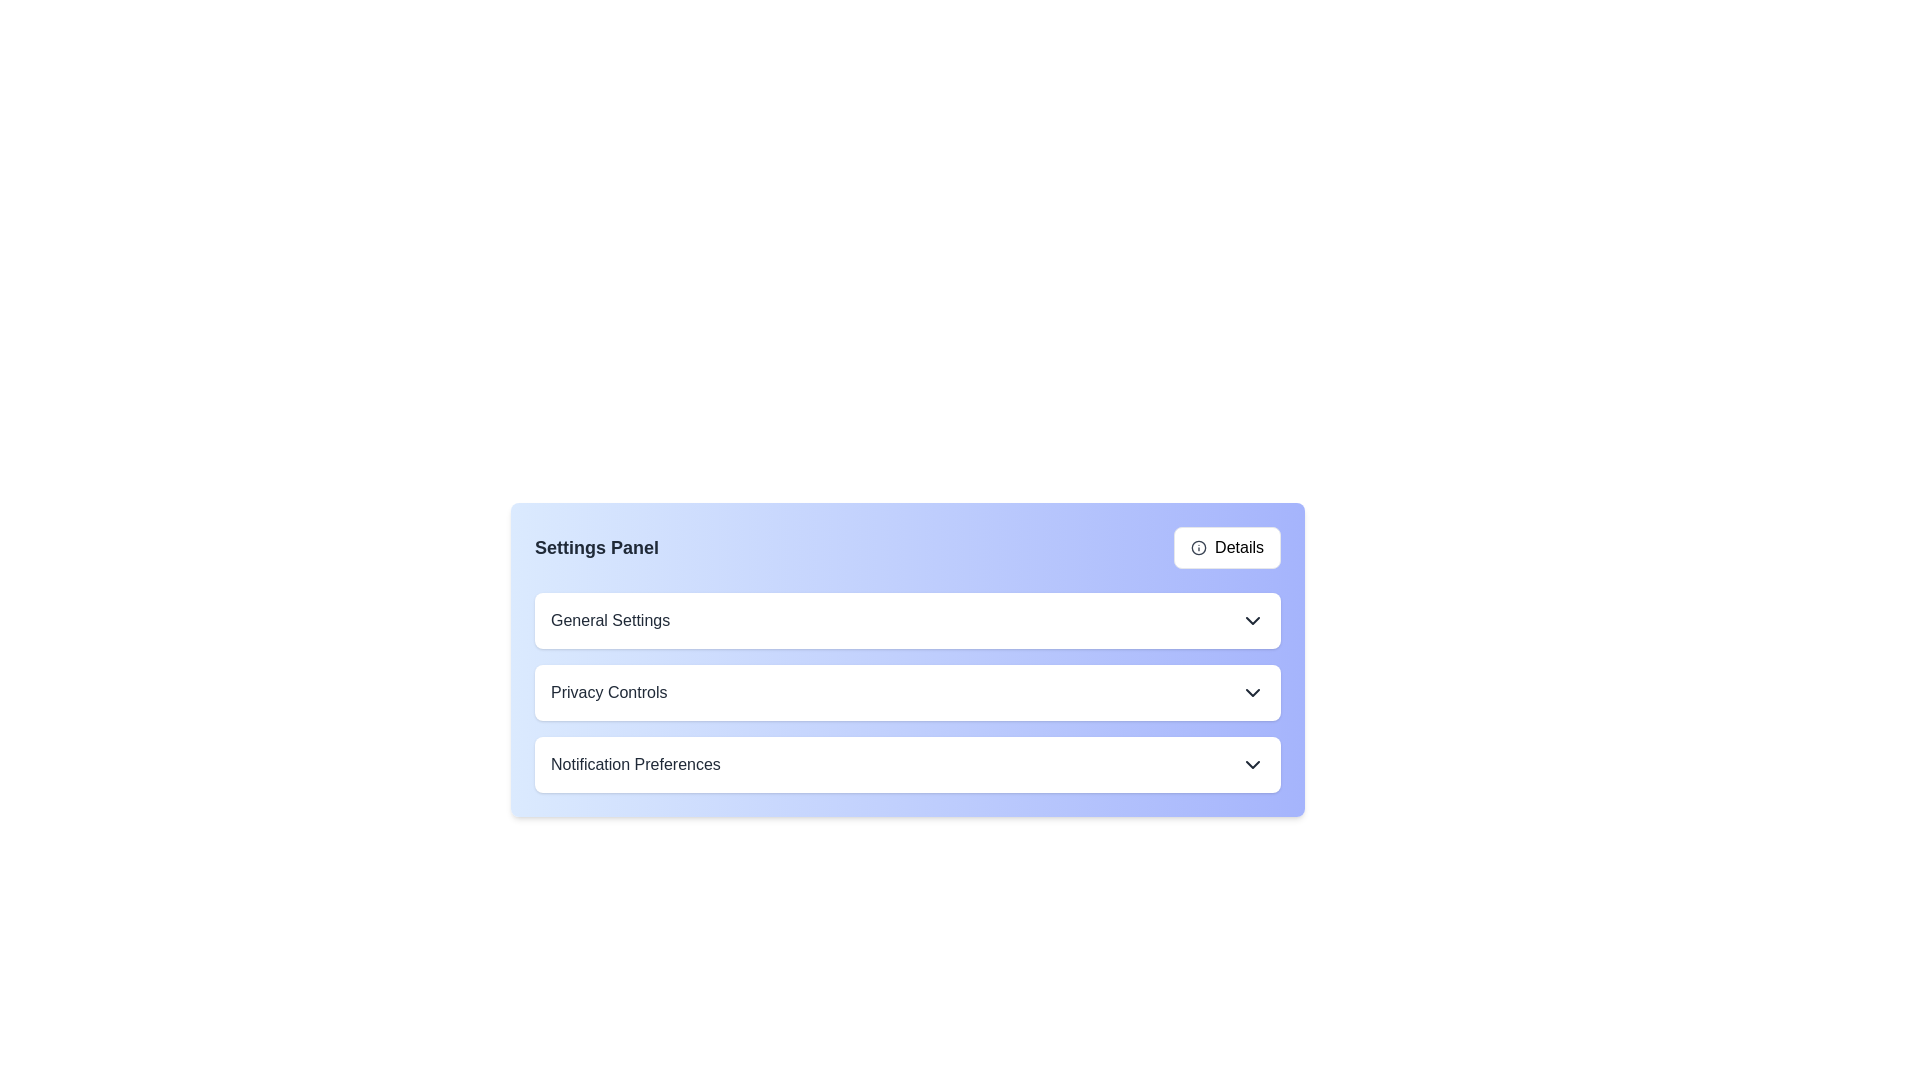  What do you see at coordinates (906, 682) in the screenshot?
I see `the Collapsible Tab located below 'General Settings' and above 'Notification Preferences' in the settings panel` at bounding box center [906, 682].